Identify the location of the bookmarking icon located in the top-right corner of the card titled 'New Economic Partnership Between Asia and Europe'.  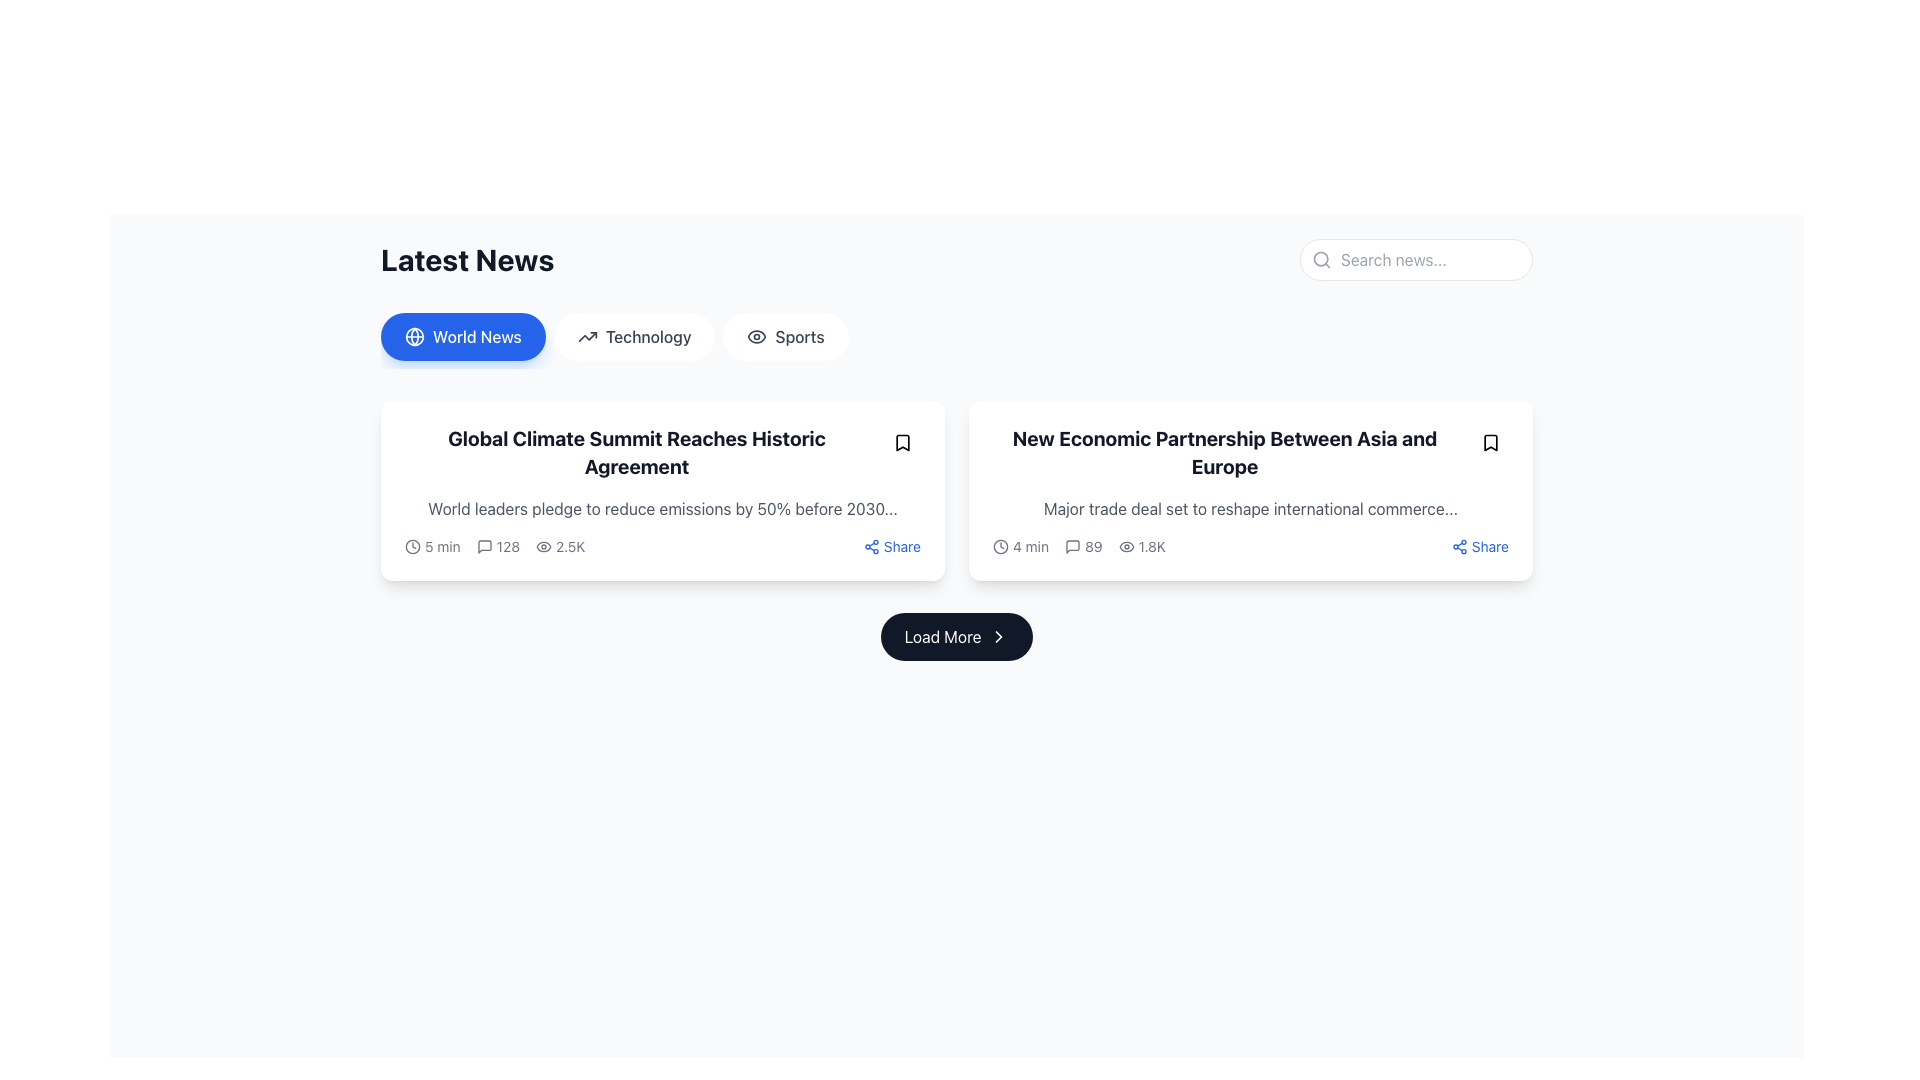
(1491, 442).